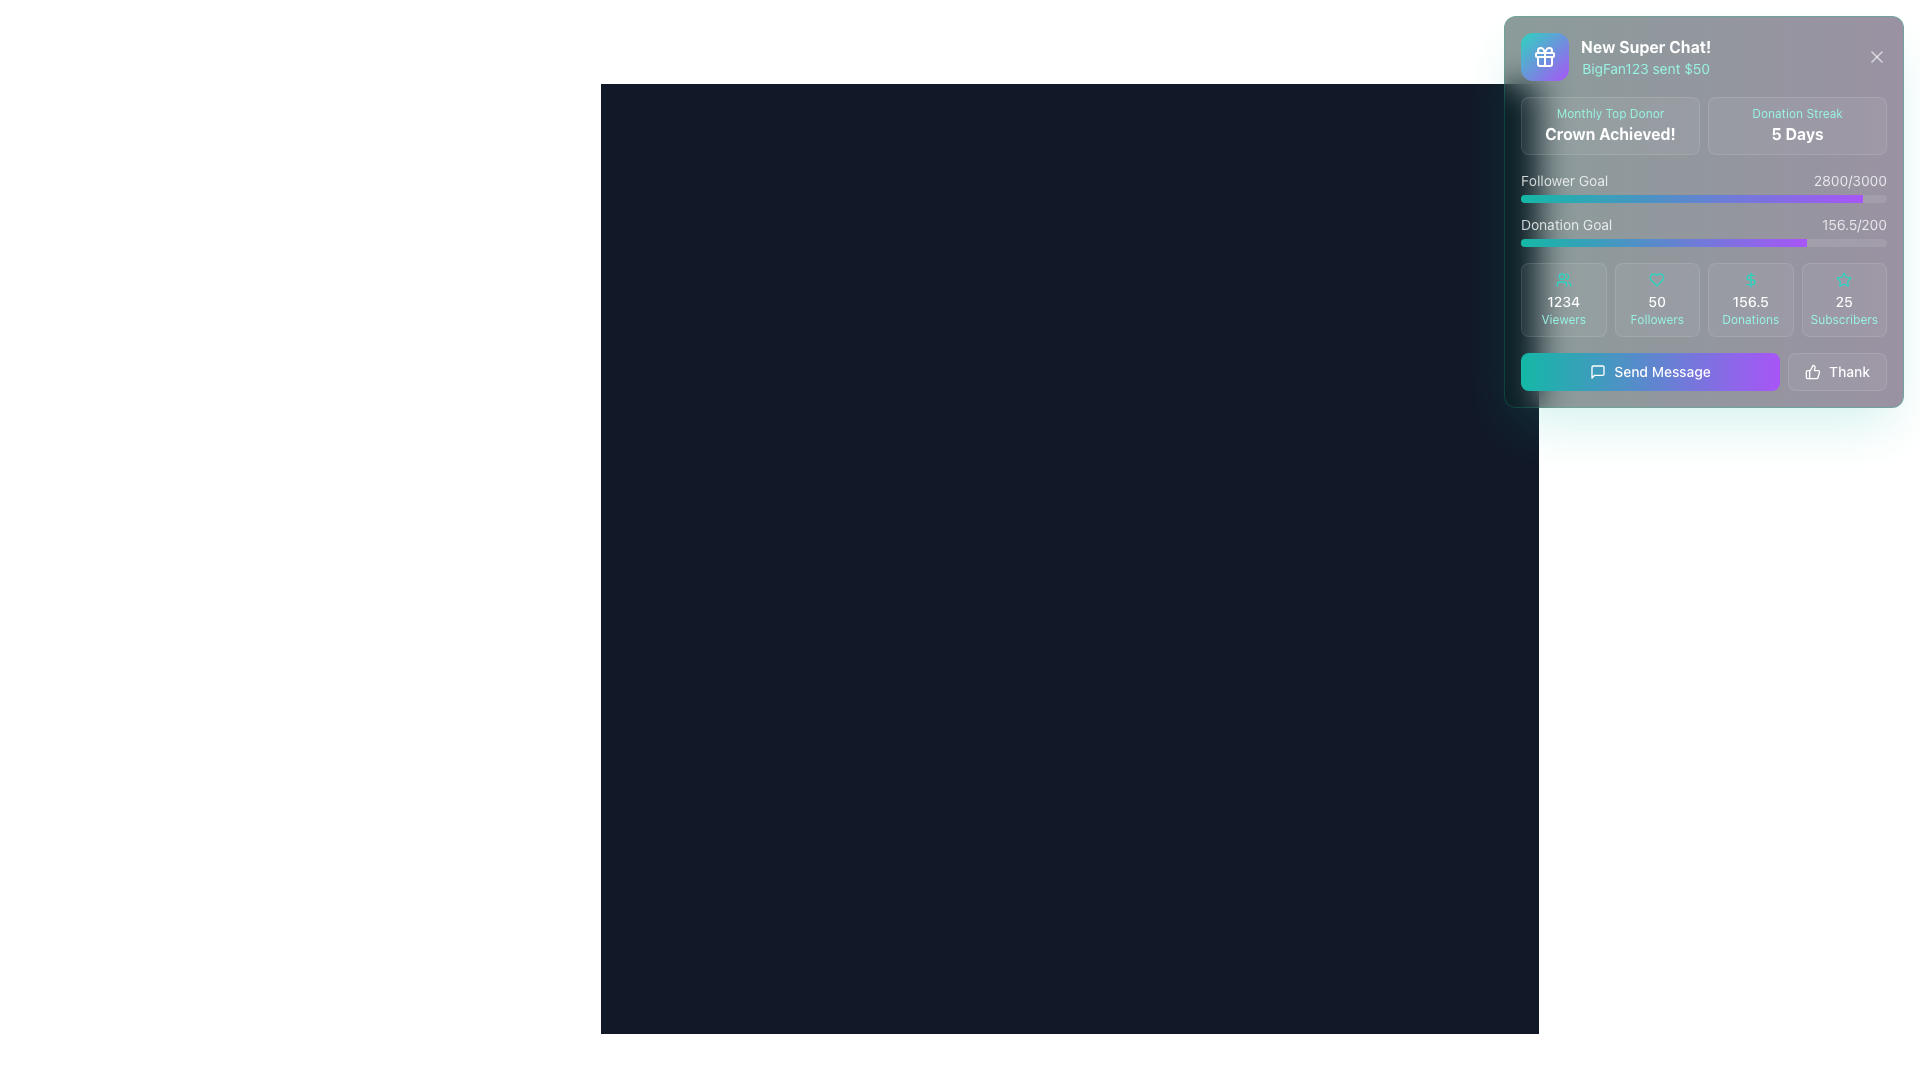  Describe the element at coordinates (1646, 45) in the screenshot. I see `the static text element displaying 'New Super Chat!' which is part of a notification box located in the upper-right area of the interface` at that location.